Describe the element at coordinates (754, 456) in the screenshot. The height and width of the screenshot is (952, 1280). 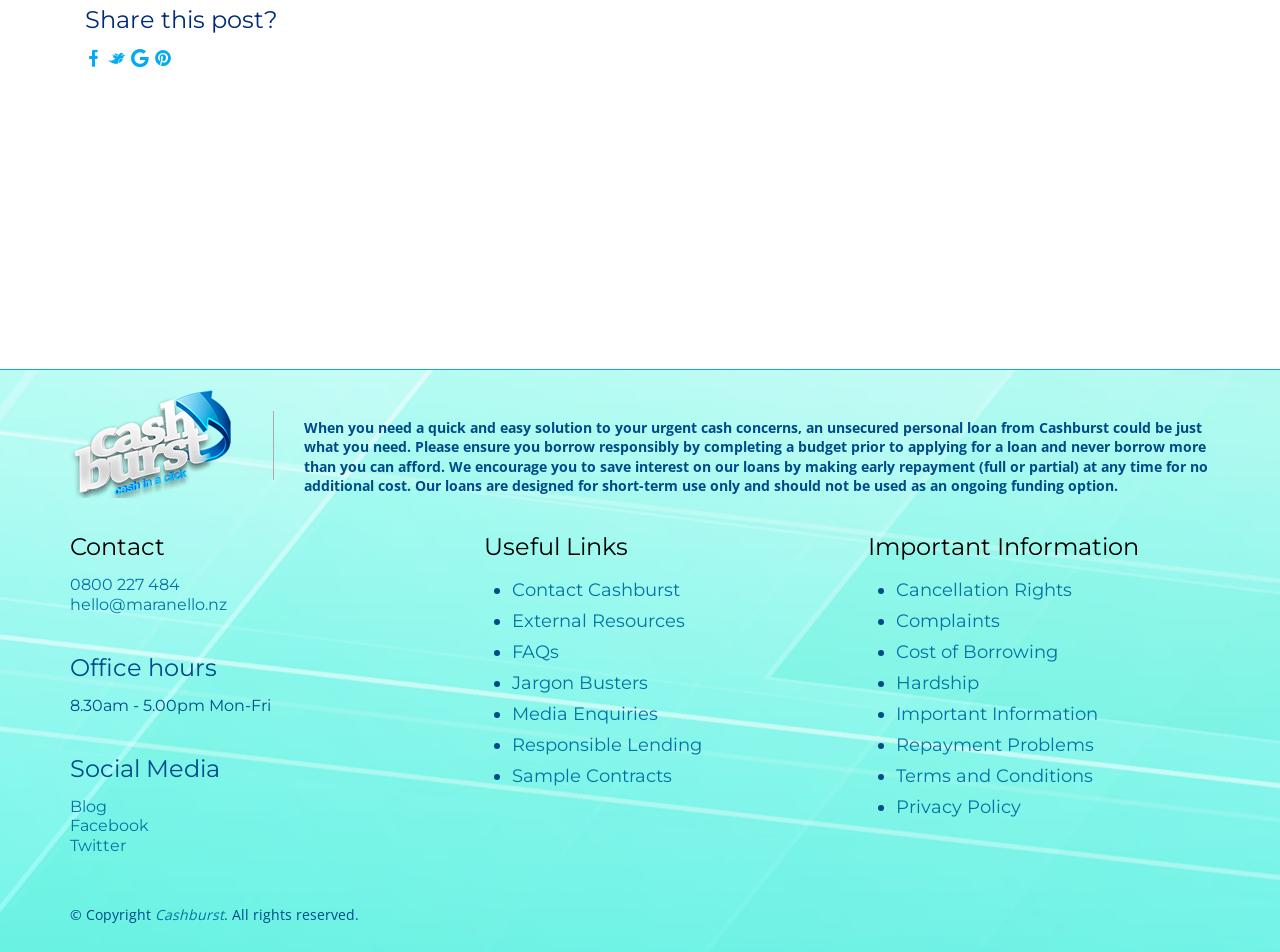
I see `'When you need a quick and easy solution to your urgent cash concerns, an unsecured personal loan from Cashburst could be just what you need. Please ensure you borrow responsibly by completing a budget prior to applying for a loan and never borrow more than you can afford. 
We encourage you to save interest on our loans by making early repayment (full or partial) at any time for no additional cost. Our loans are designed for short-term use only and should not be used as an ongoing funding option.'` at that location.